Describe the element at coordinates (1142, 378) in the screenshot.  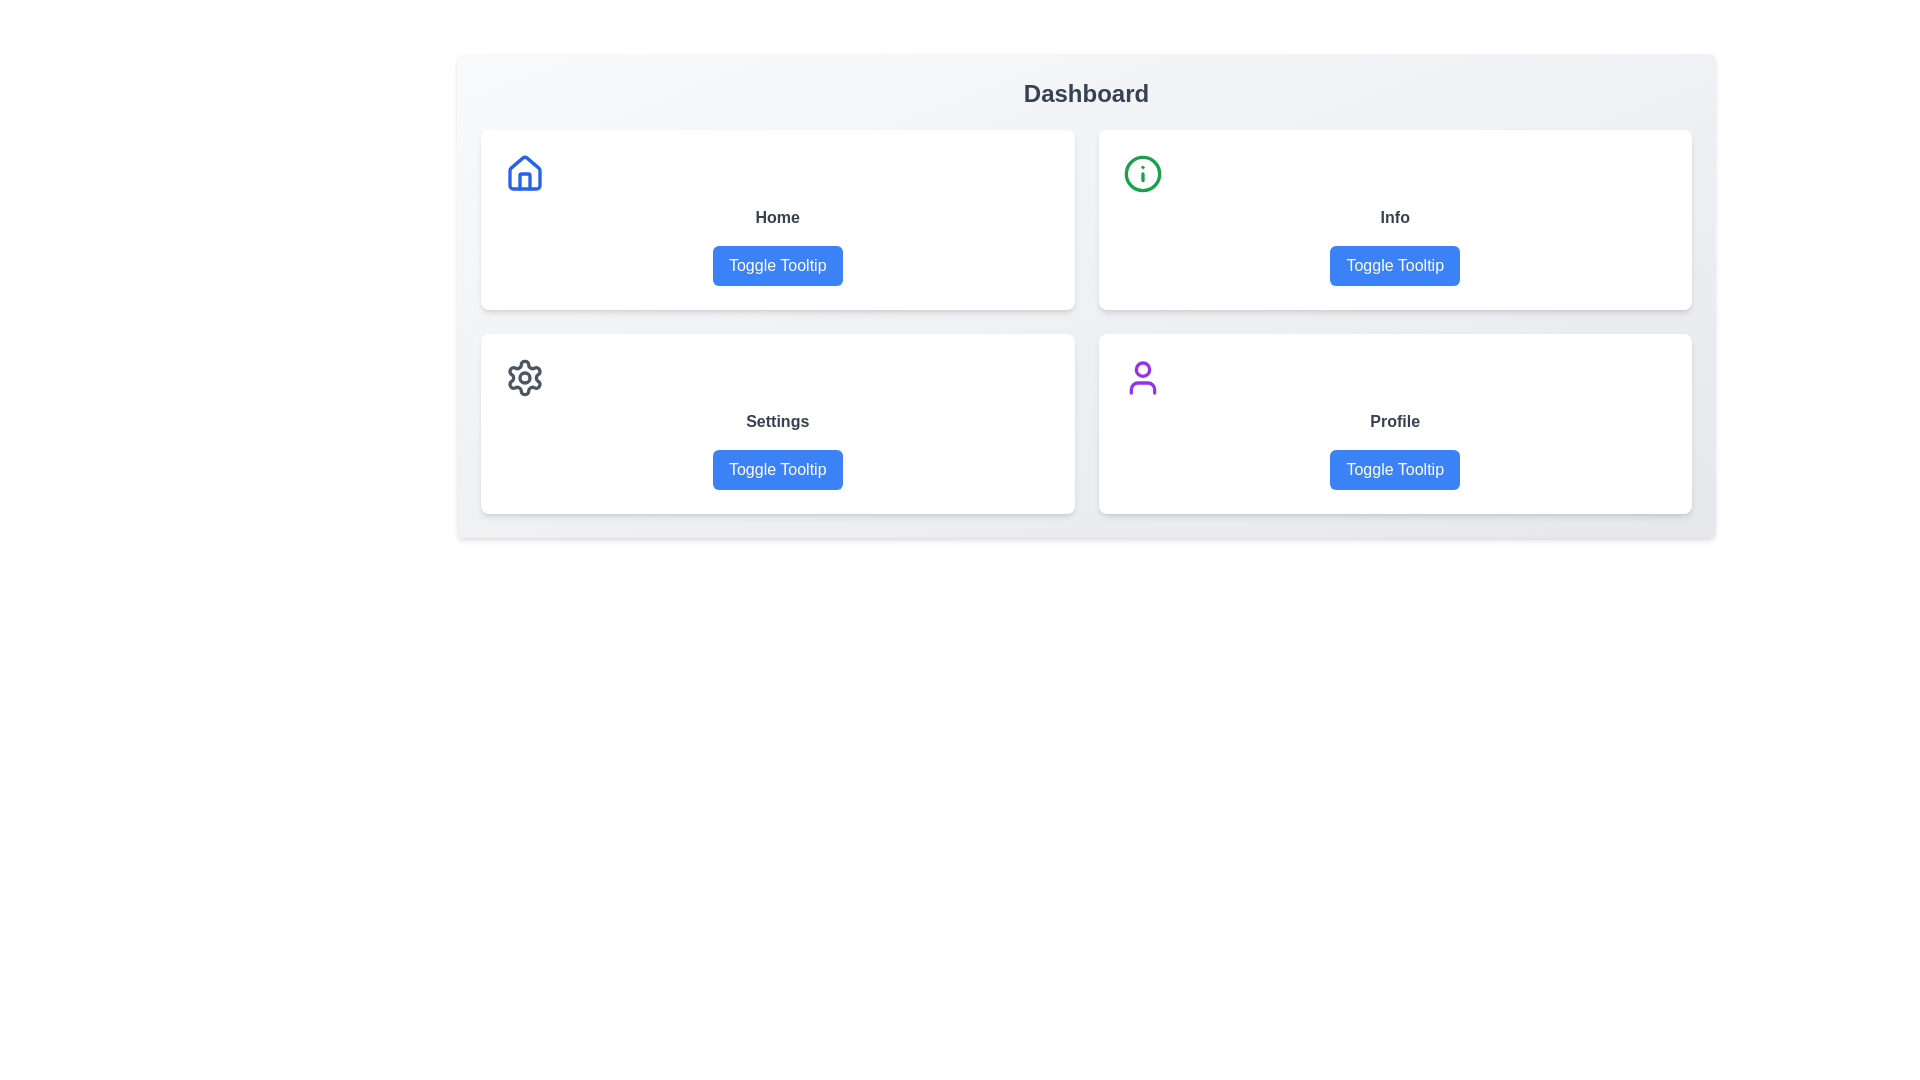
I see `the purple user icon located in the top-left quadrant of the 'Profile' card, positioned above the label 'Profile' and the blue 'Toggle Tooltip' button` at that location.